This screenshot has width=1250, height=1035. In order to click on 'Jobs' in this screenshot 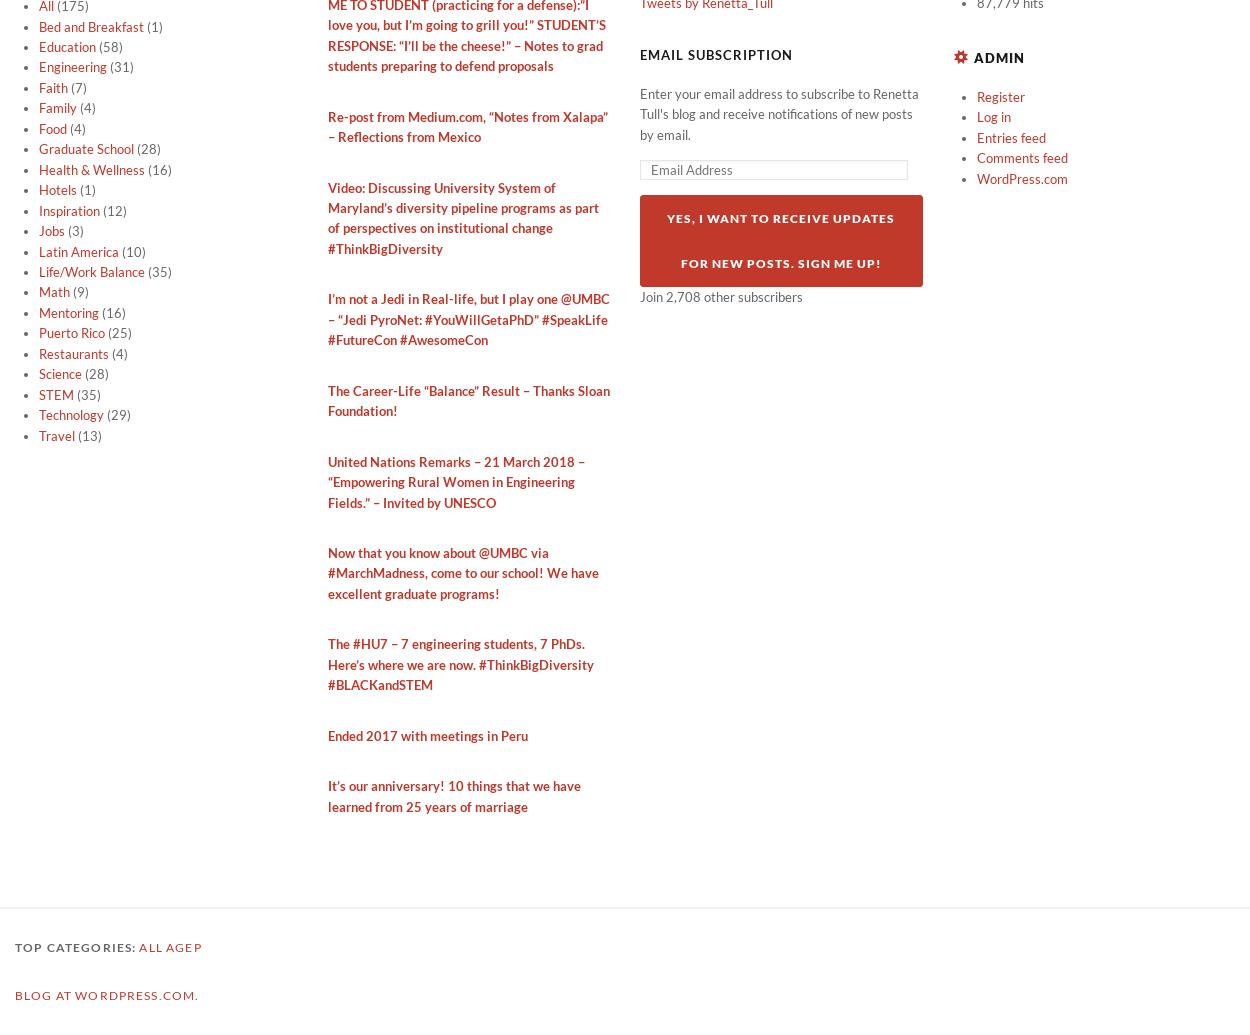, I will do `click(39, 231)`.